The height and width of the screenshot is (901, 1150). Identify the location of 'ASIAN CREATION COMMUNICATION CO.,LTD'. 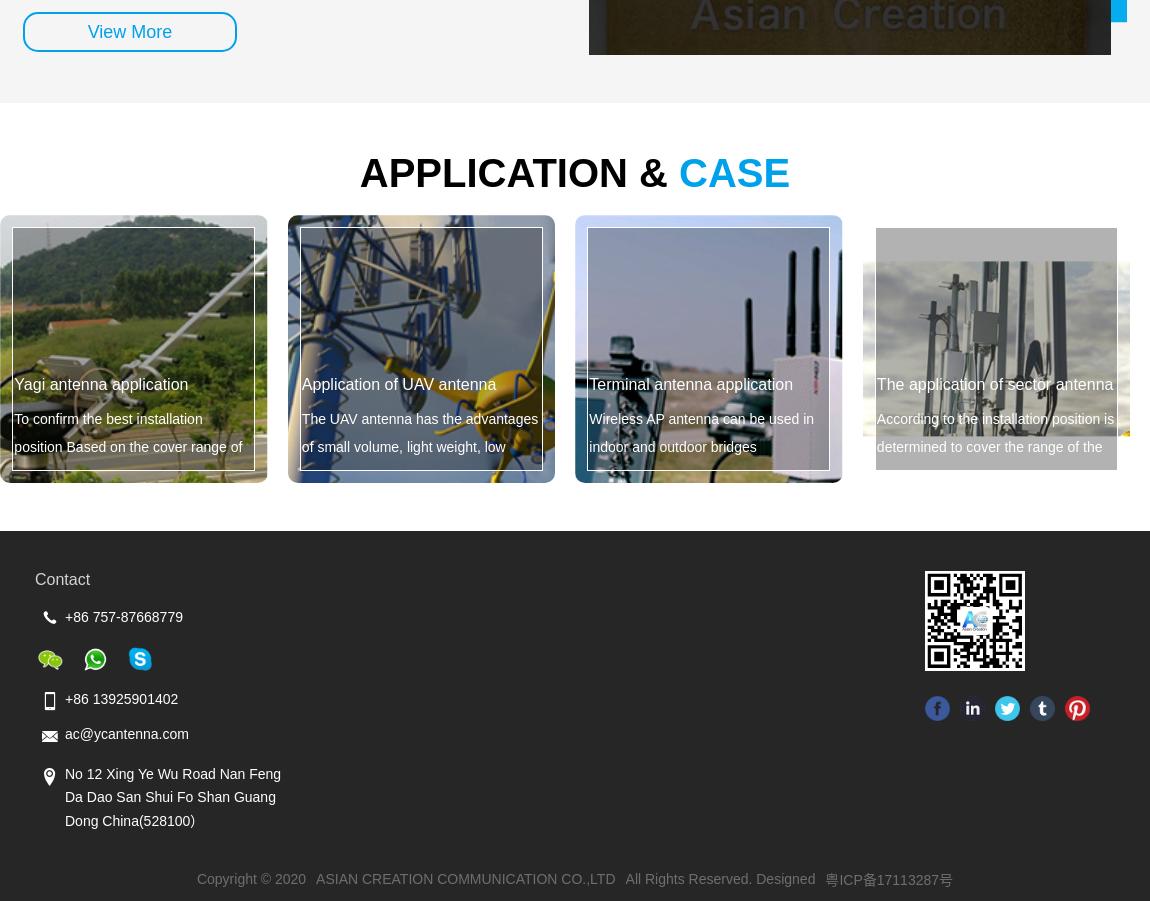
(465, 878).